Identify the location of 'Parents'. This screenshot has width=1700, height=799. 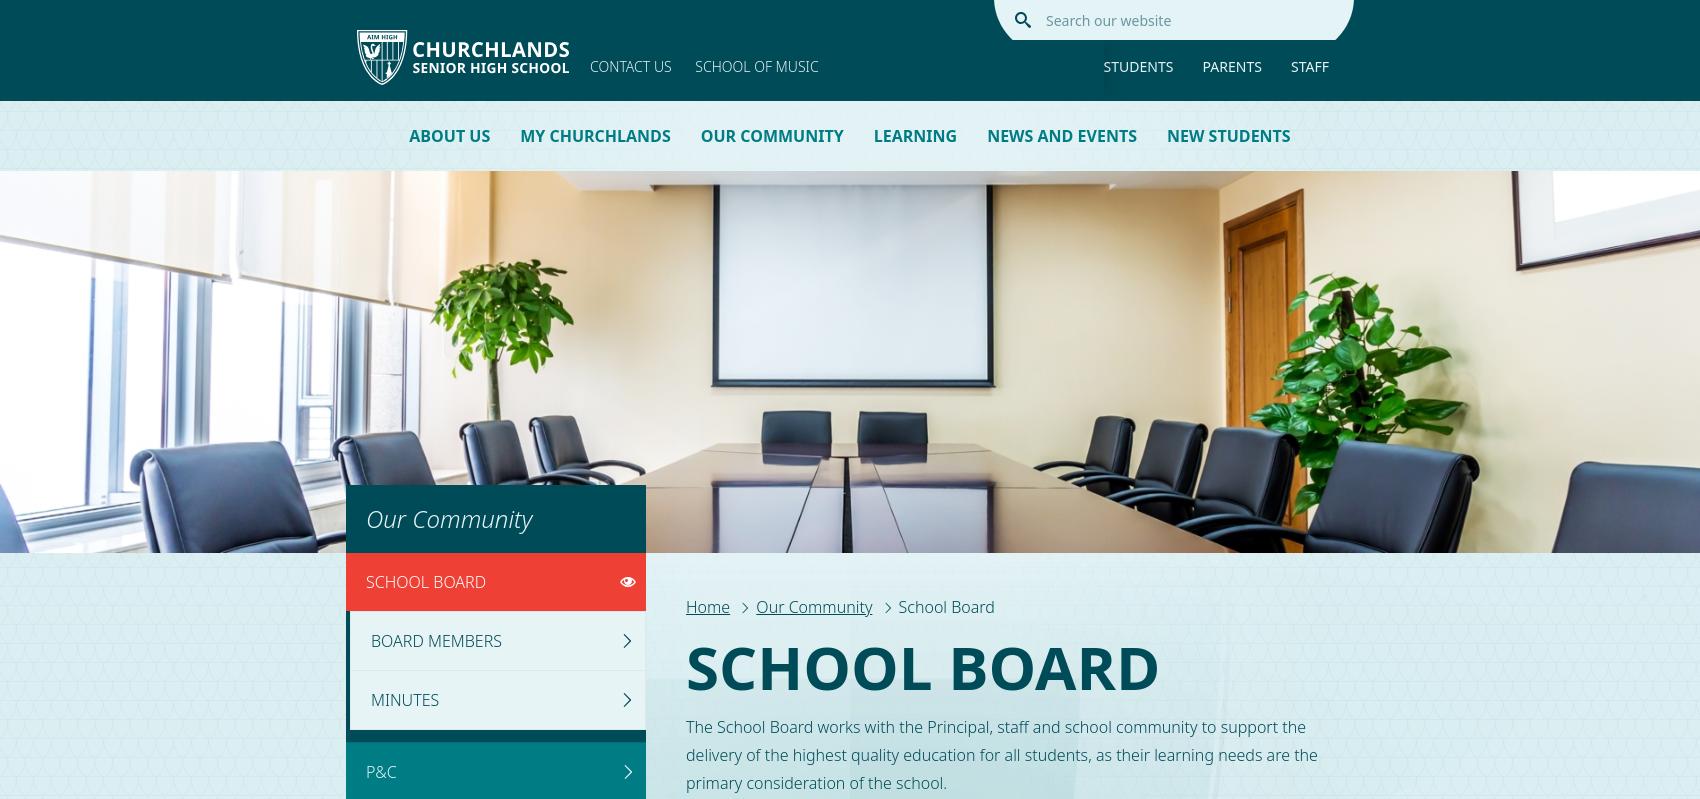
(1230, 66).